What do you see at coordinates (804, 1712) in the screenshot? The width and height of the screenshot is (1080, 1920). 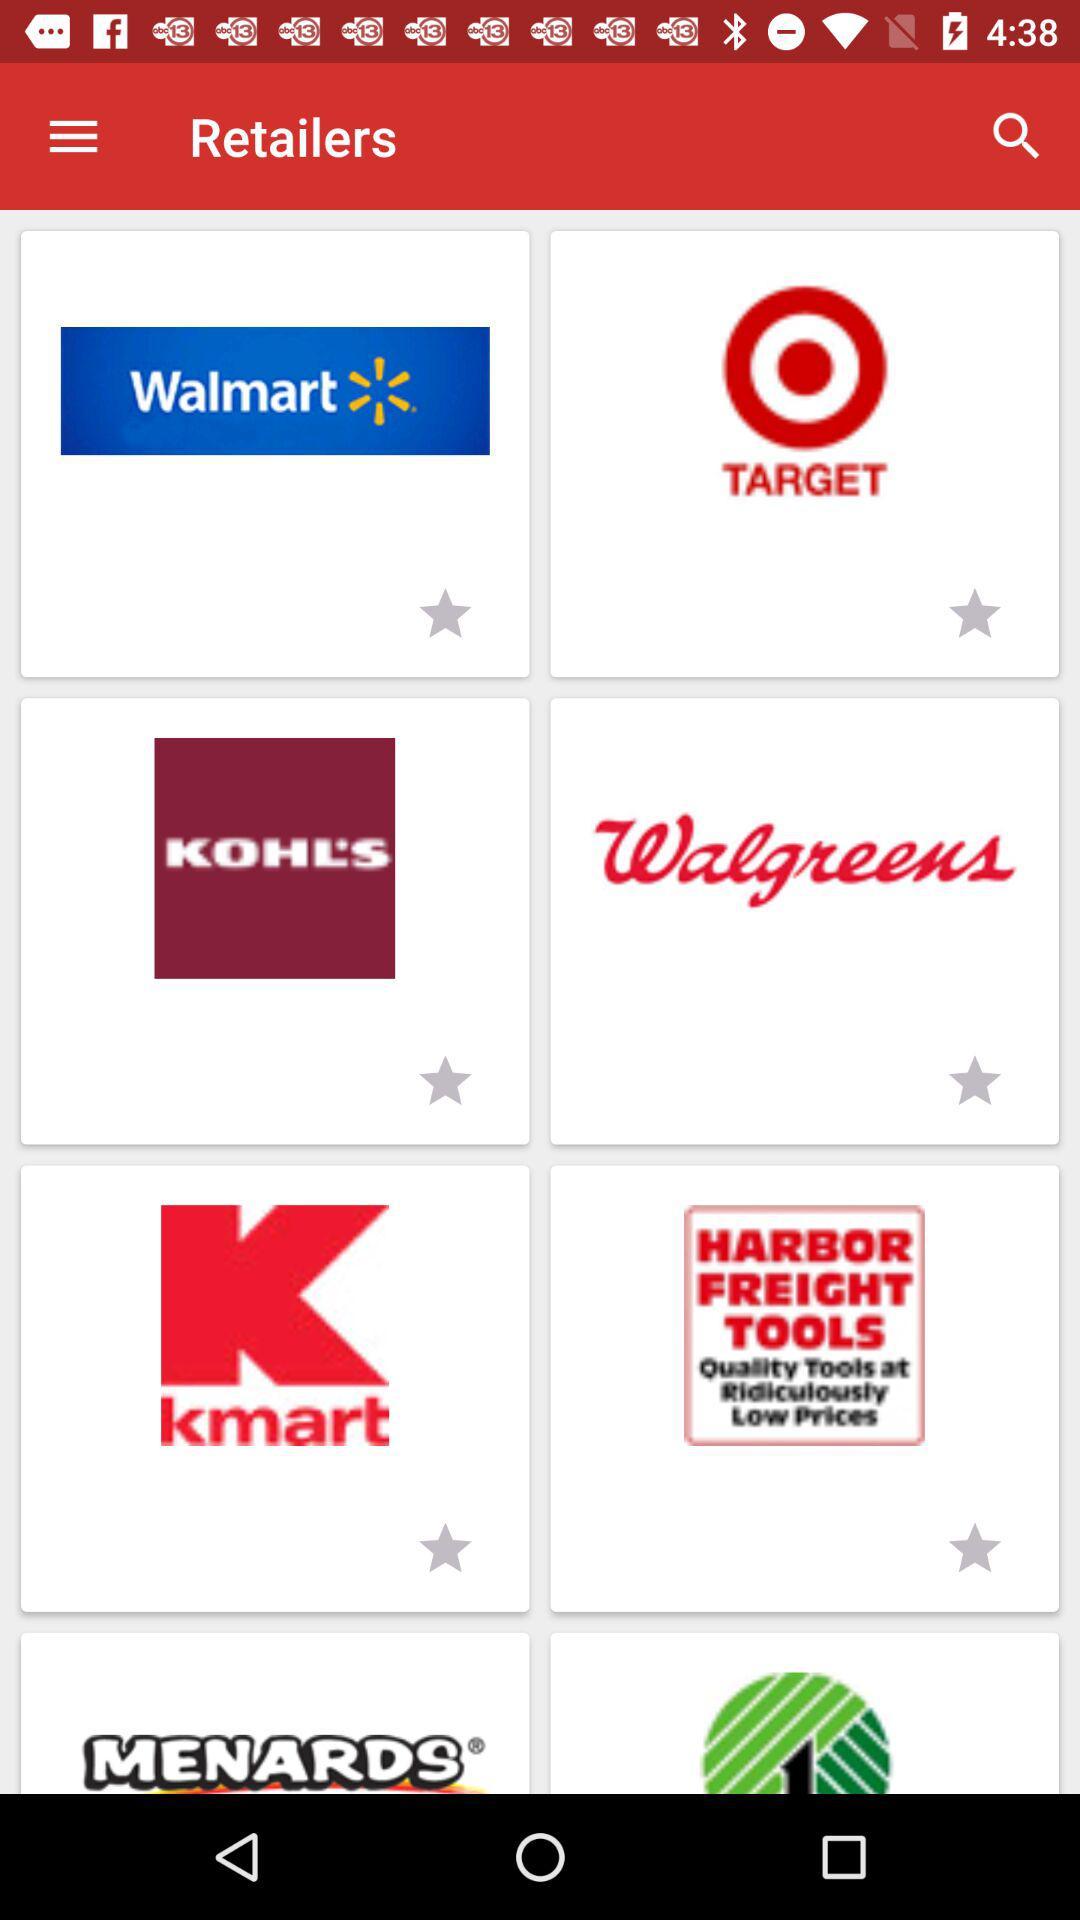 I see `the fourth row of second image` at bounding box center [804, 1712].